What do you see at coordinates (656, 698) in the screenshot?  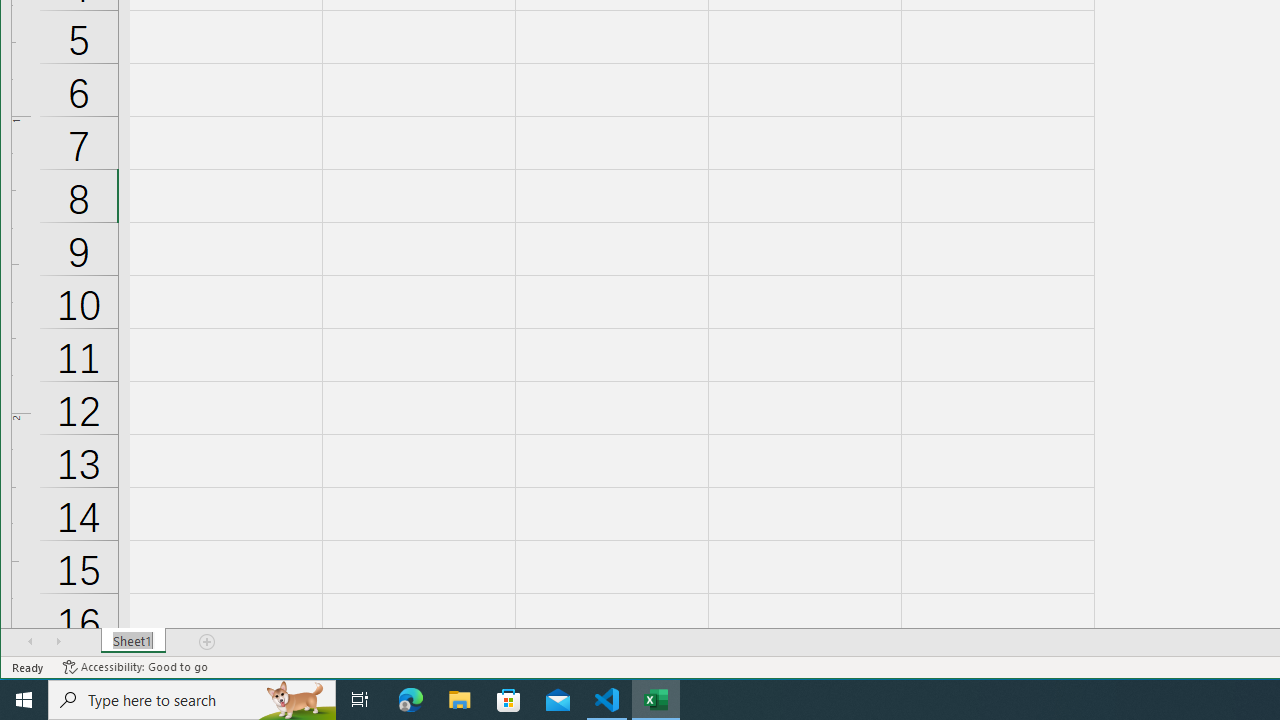 I see `'Excel - 1 running window'` at bounding box center [656, 698].